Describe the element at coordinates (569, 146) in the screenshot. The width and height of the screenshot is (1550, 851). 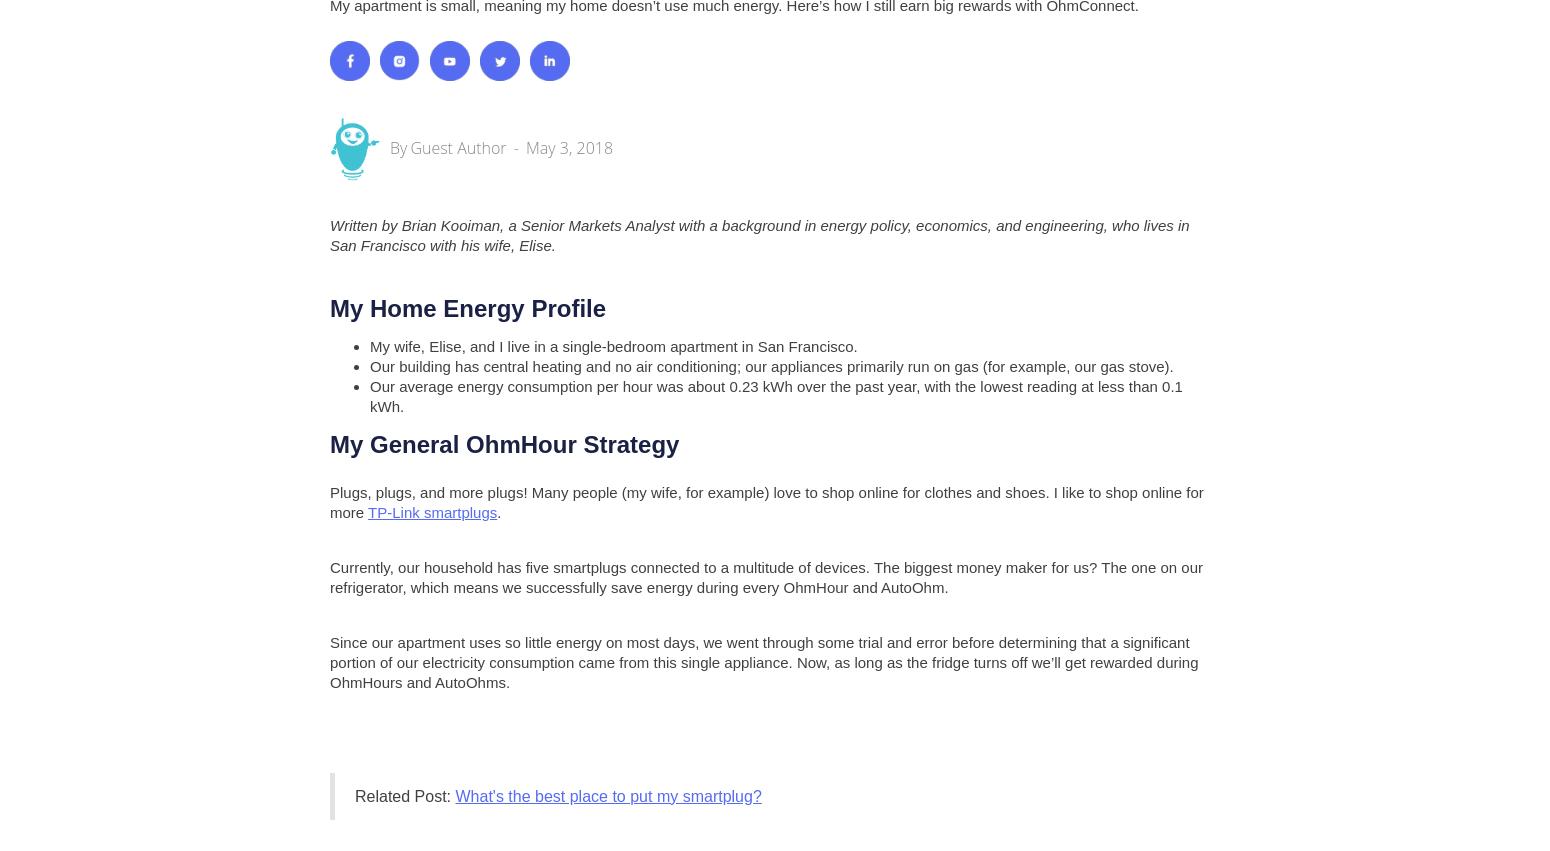
I see `'May 3, 2018'` at that location.